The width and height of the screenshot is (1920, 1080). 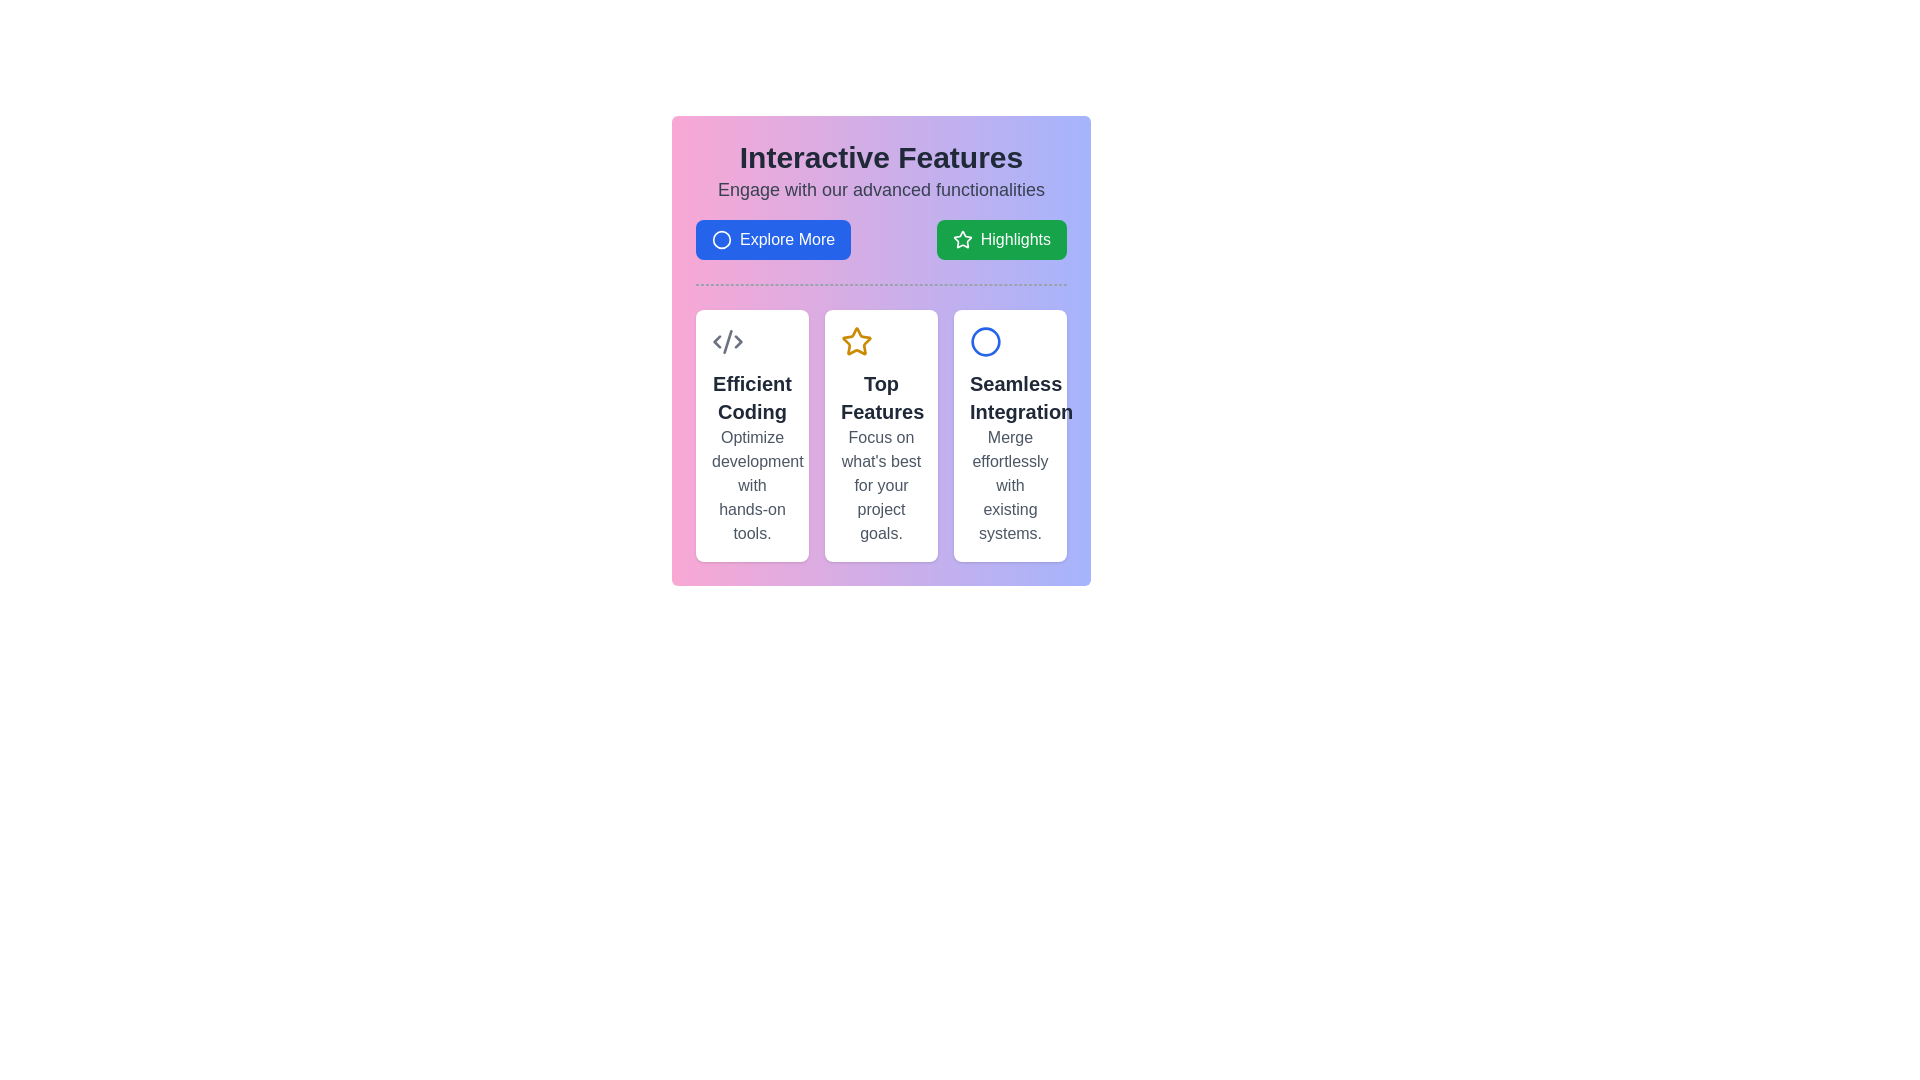 I want to click on text label that says 'Engage with our advanced functionalities', which is styled in light gray and located below 'Interactive Features', so click(x=880, y=189).